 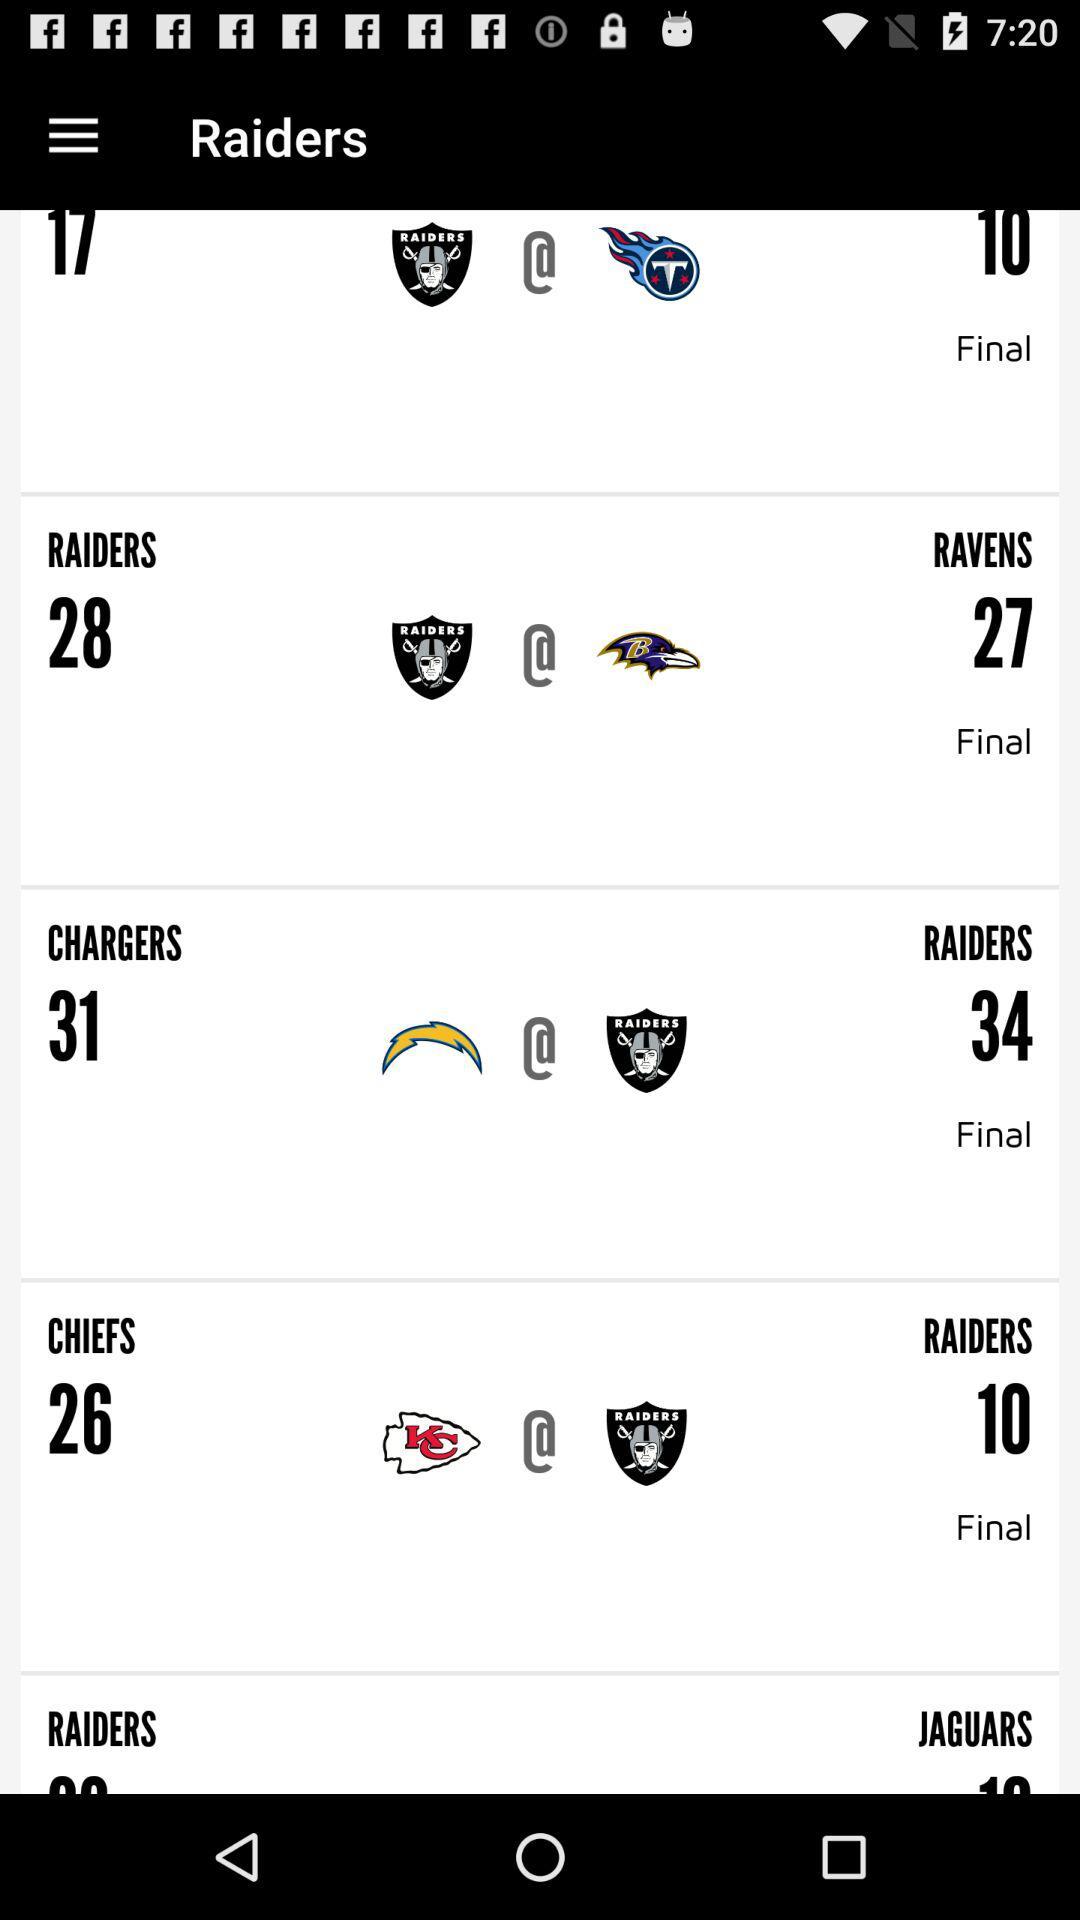 What do you see at coordinates (72, 1028) in the screenshot?
I see `the item below the chargers item` at bounding box center [72, 1028].